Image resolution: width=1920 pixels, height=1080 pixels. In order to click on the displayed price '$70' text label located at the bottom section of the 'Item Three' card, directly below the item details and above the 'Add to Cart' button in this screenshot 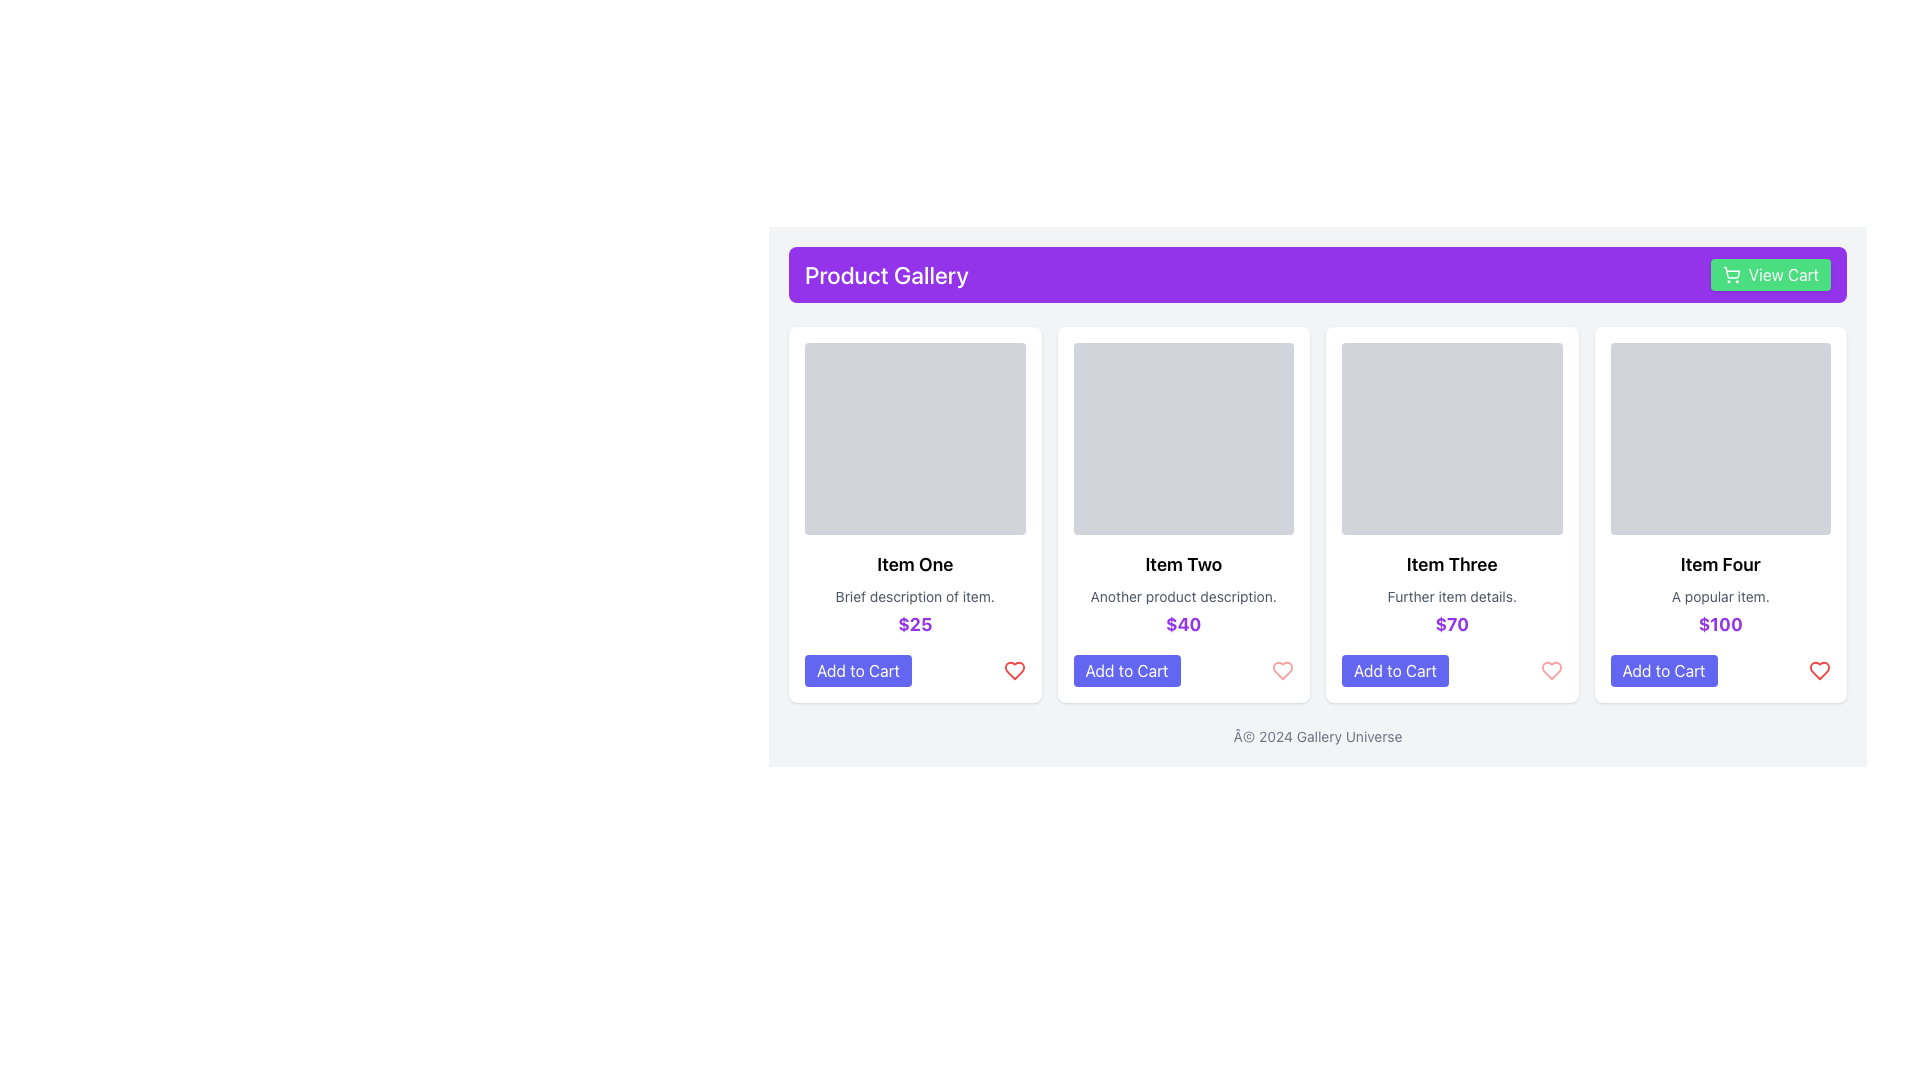, I will do `click(1452, 623)`.